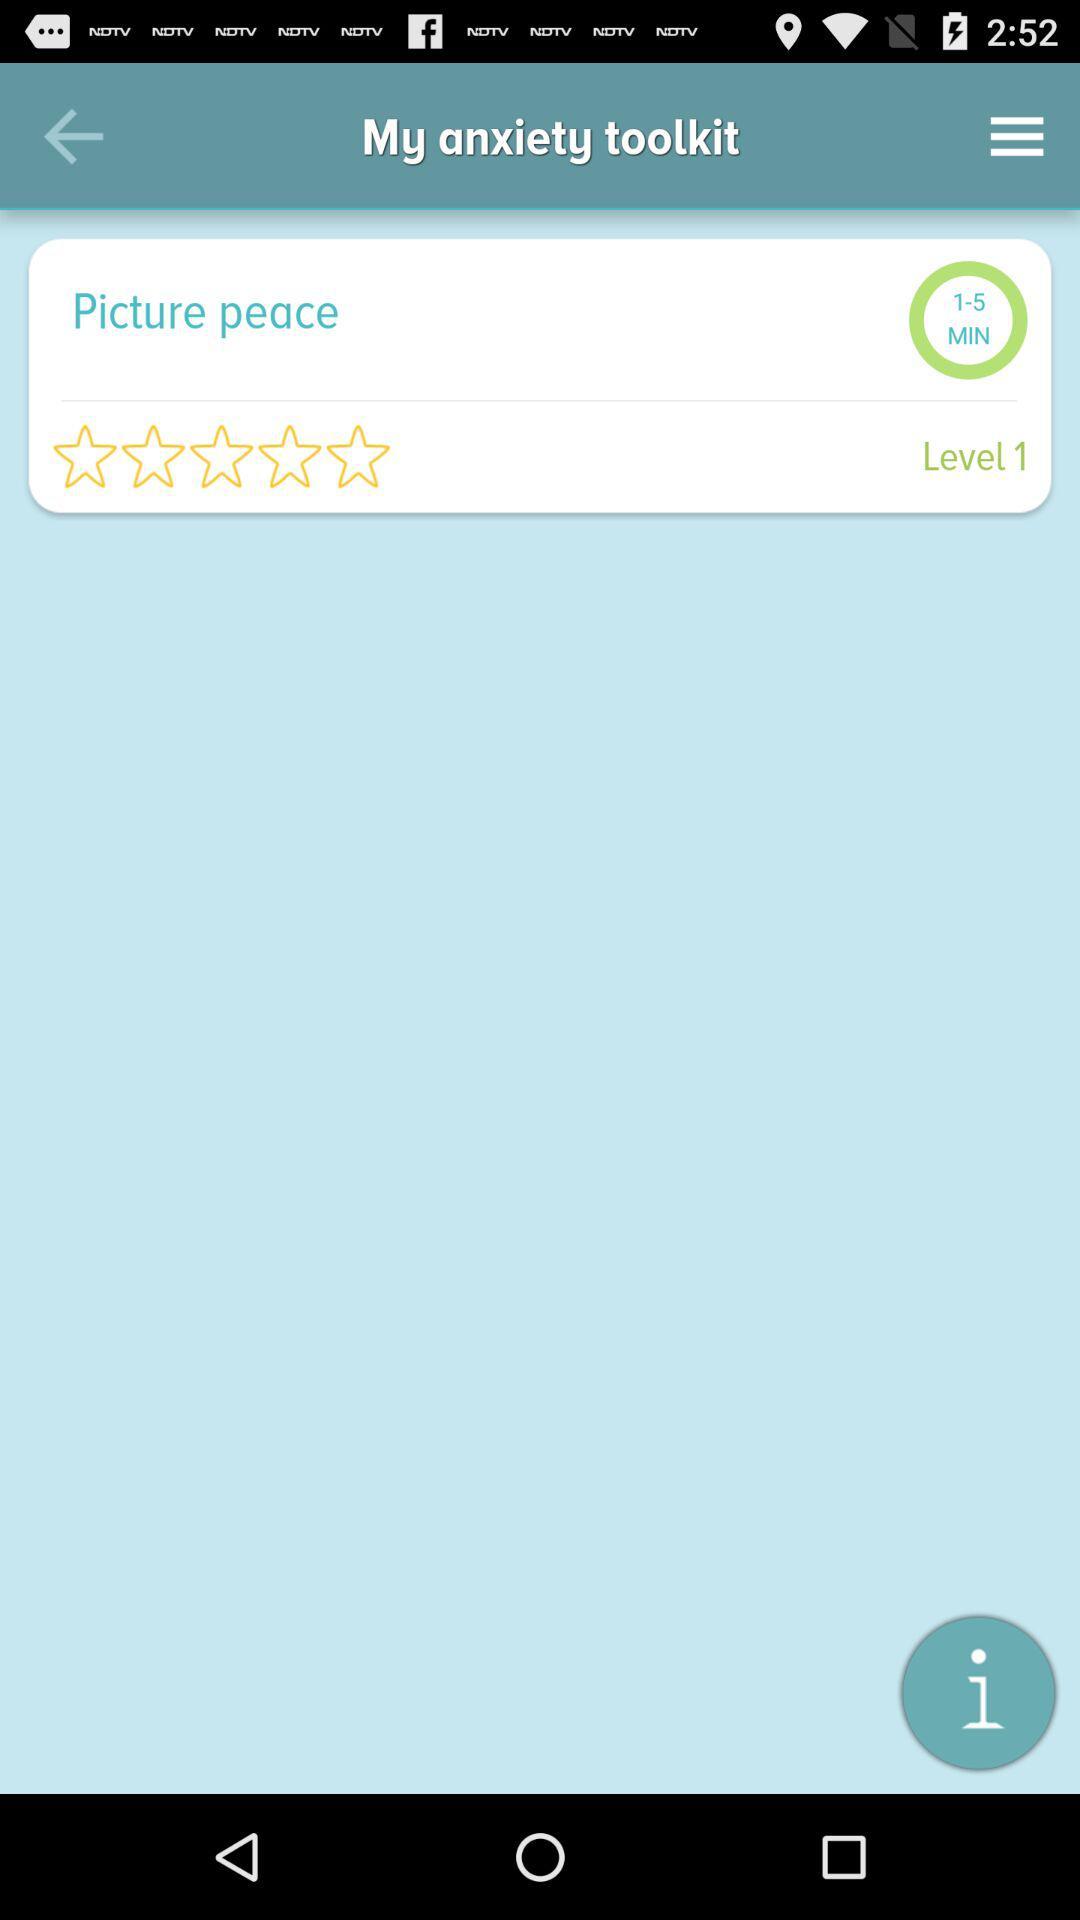 The width and height of the screenshot is (1080, 1920). Describe the element at coordinates (479, 309) in the screenshot. I see `picture peace` at that location.